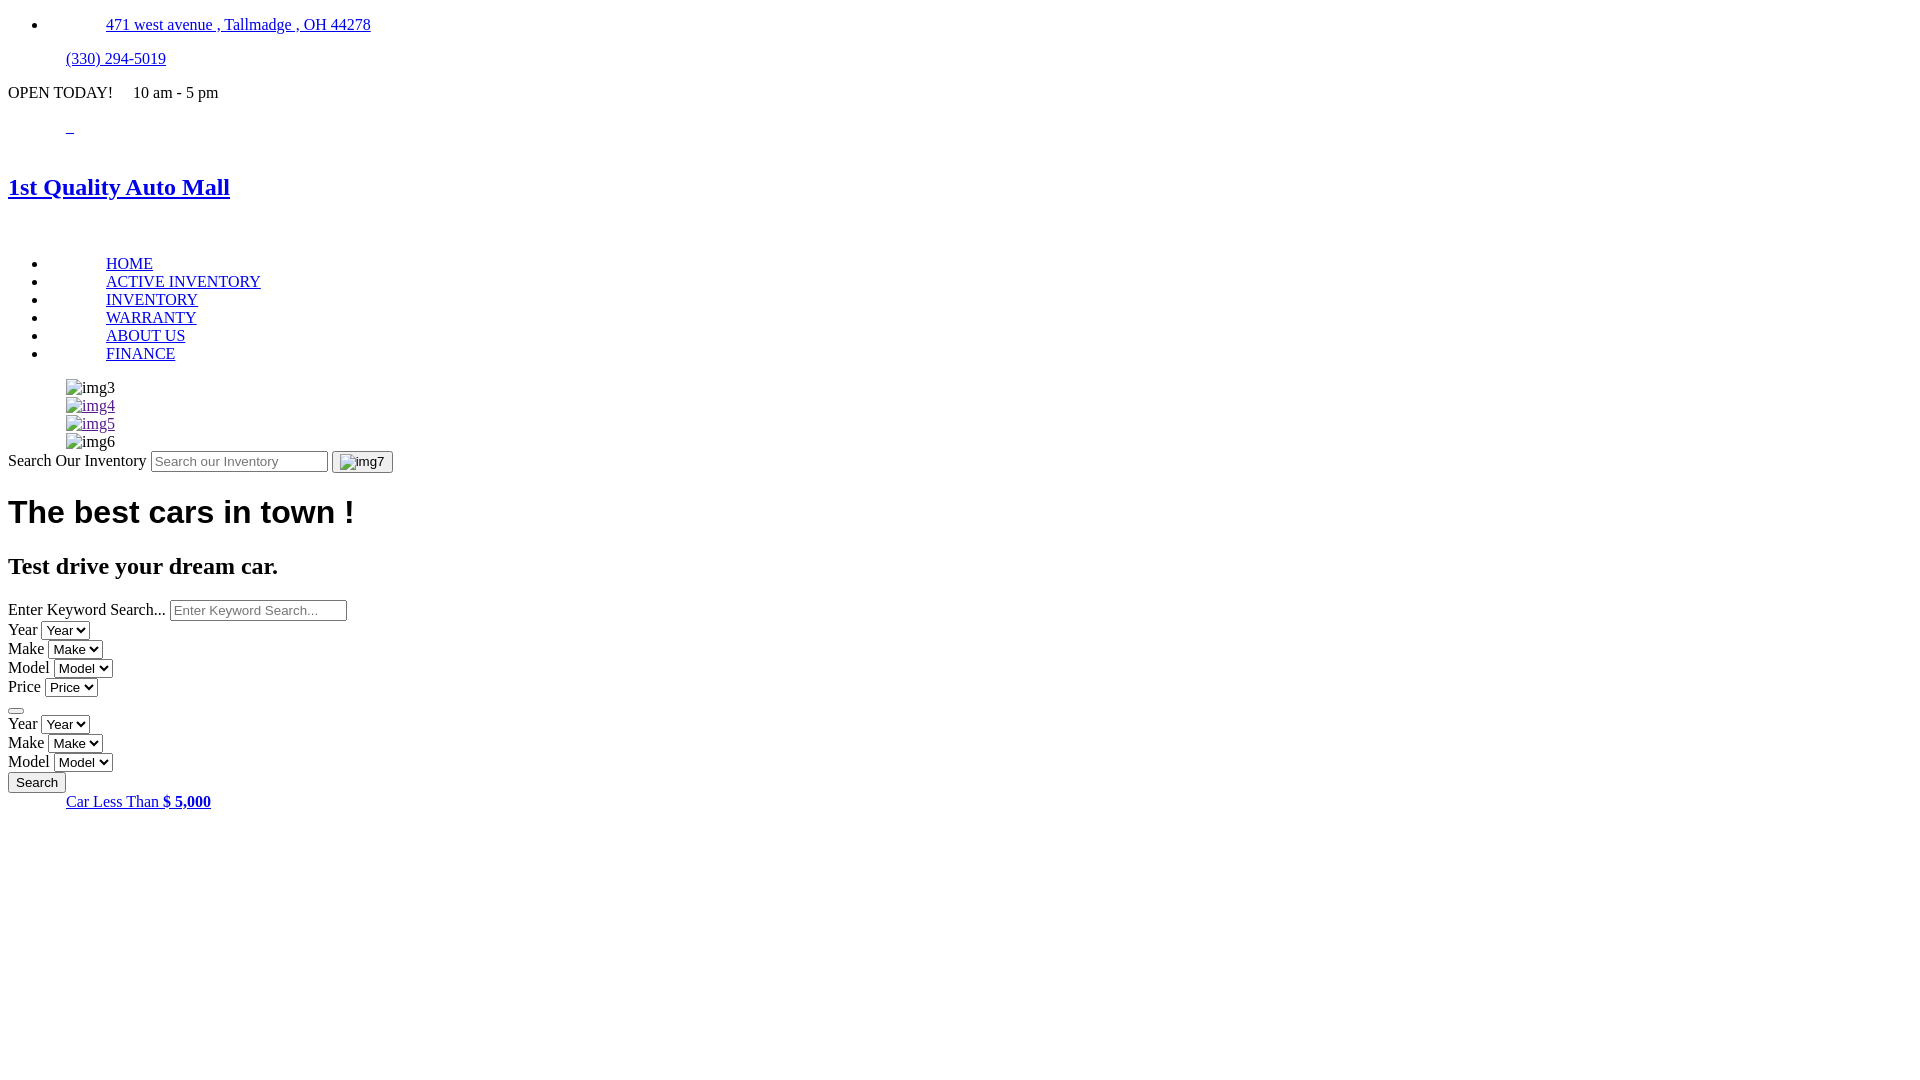  Describe the element at coordinates (183, 281) in the screenshot. I see `'ACTIVE INVENTORY'` at that location.